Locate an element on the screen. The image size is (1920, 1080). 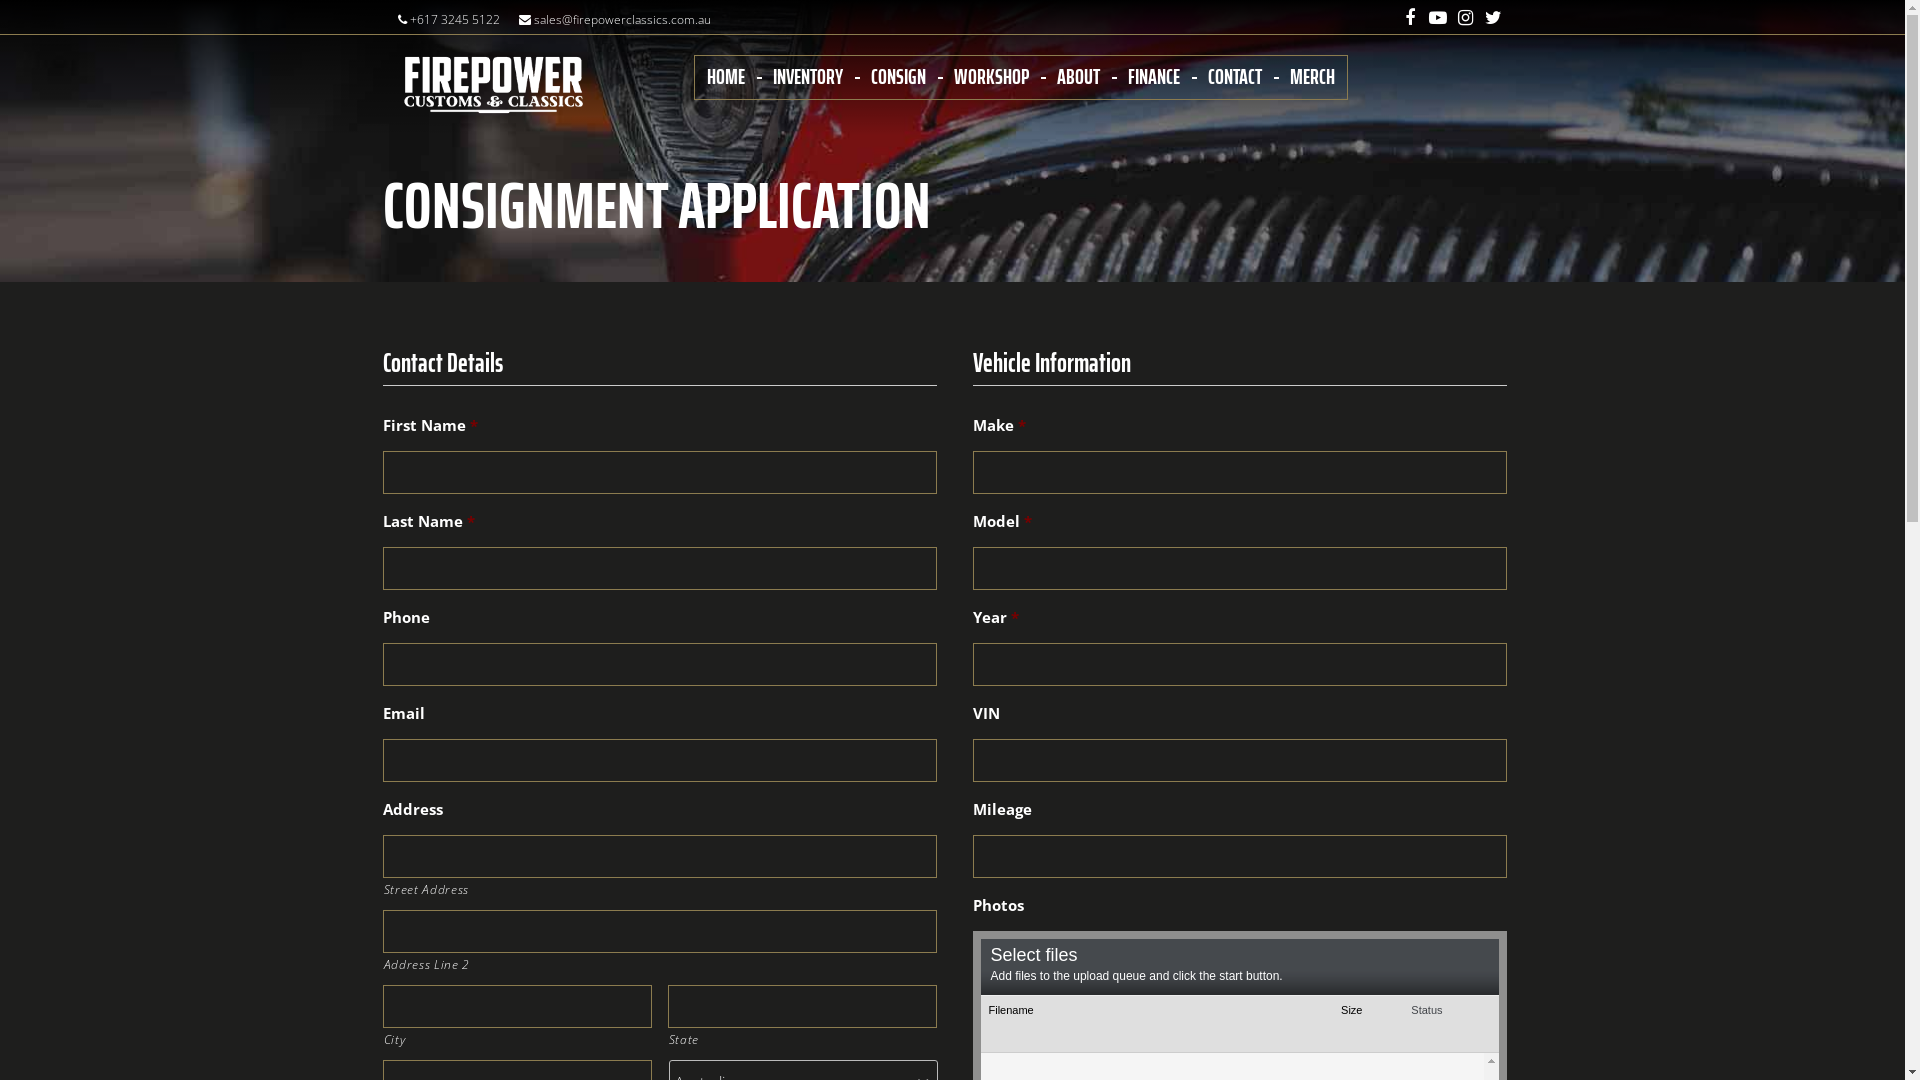
'YouTube' is located at coordinates (1423, 16).